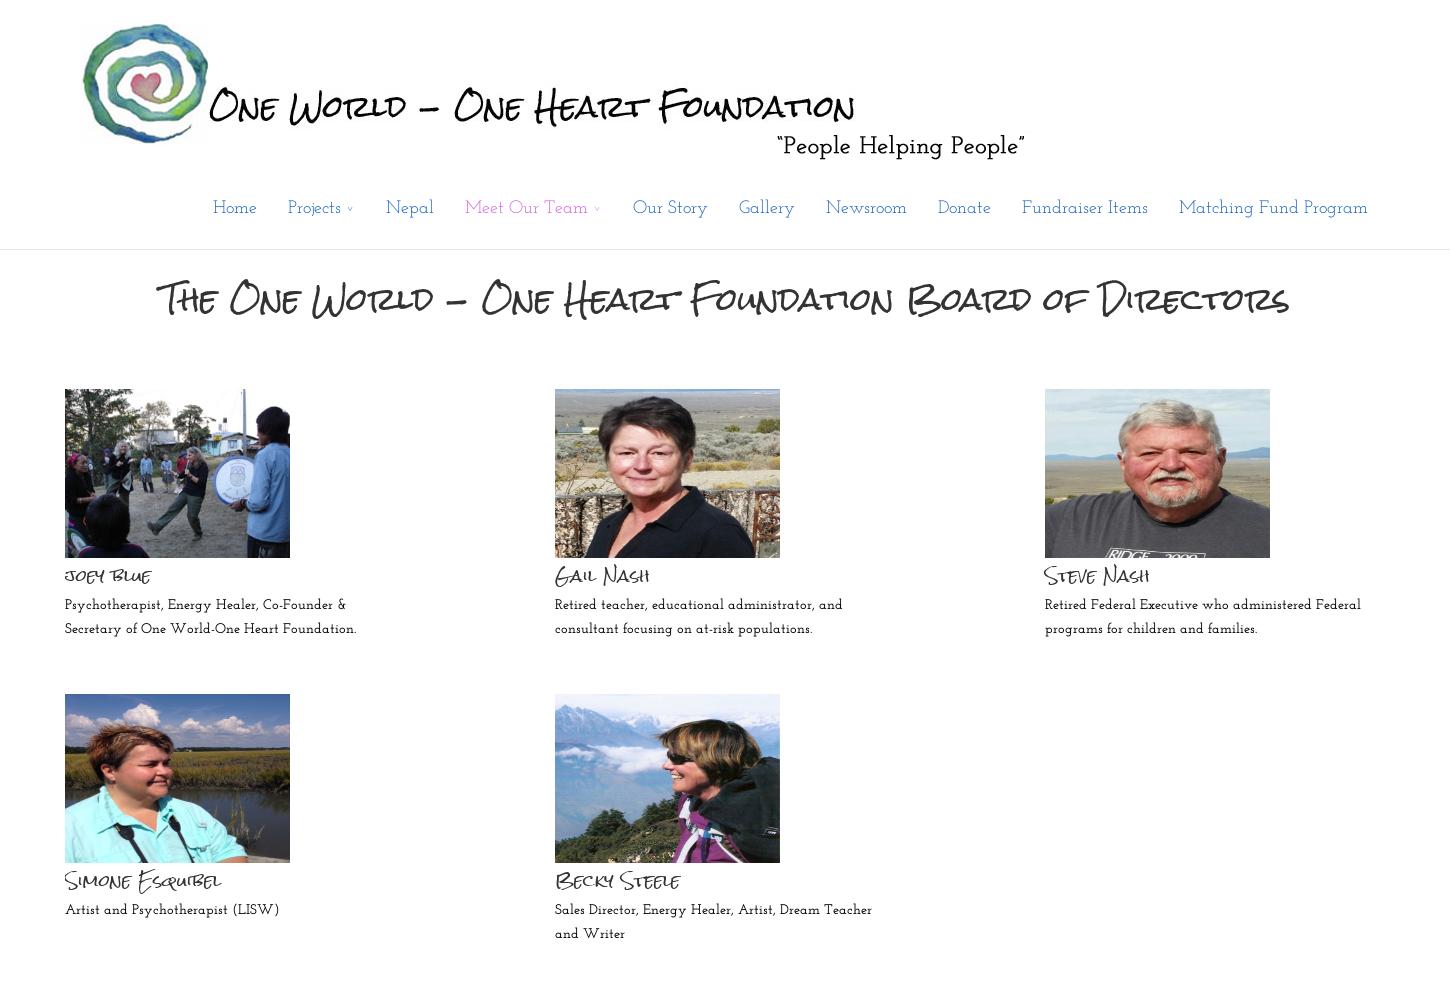 The image size is (1450, 1000). What do you see at coordinates (1176, 207) in the screenshot?
I see `'Matching Fund Program'` at bounding box center [1176, 207].